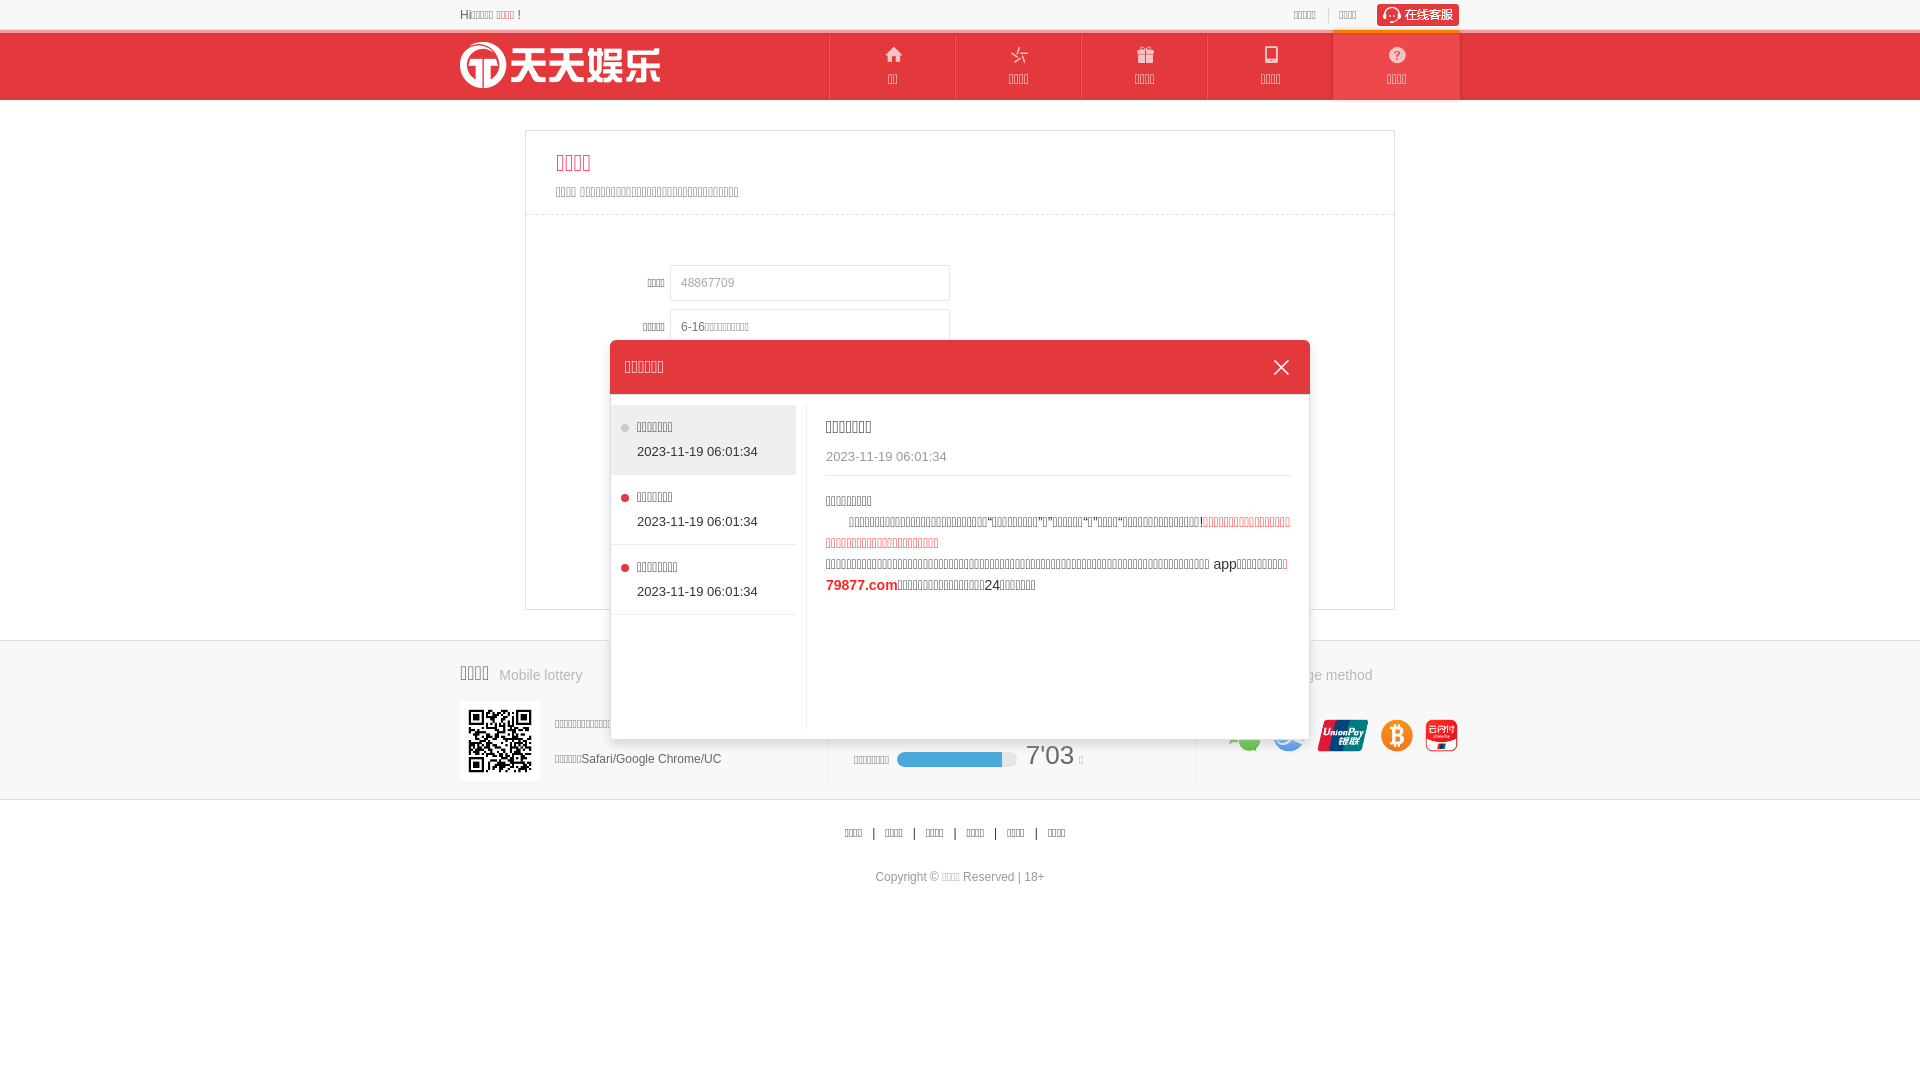 The width and height of the screenshot is (1920, 1080). What do you see at coordinates (953, 833) in the screenshot?
I see `'|'` at bounding box center [953, 833].